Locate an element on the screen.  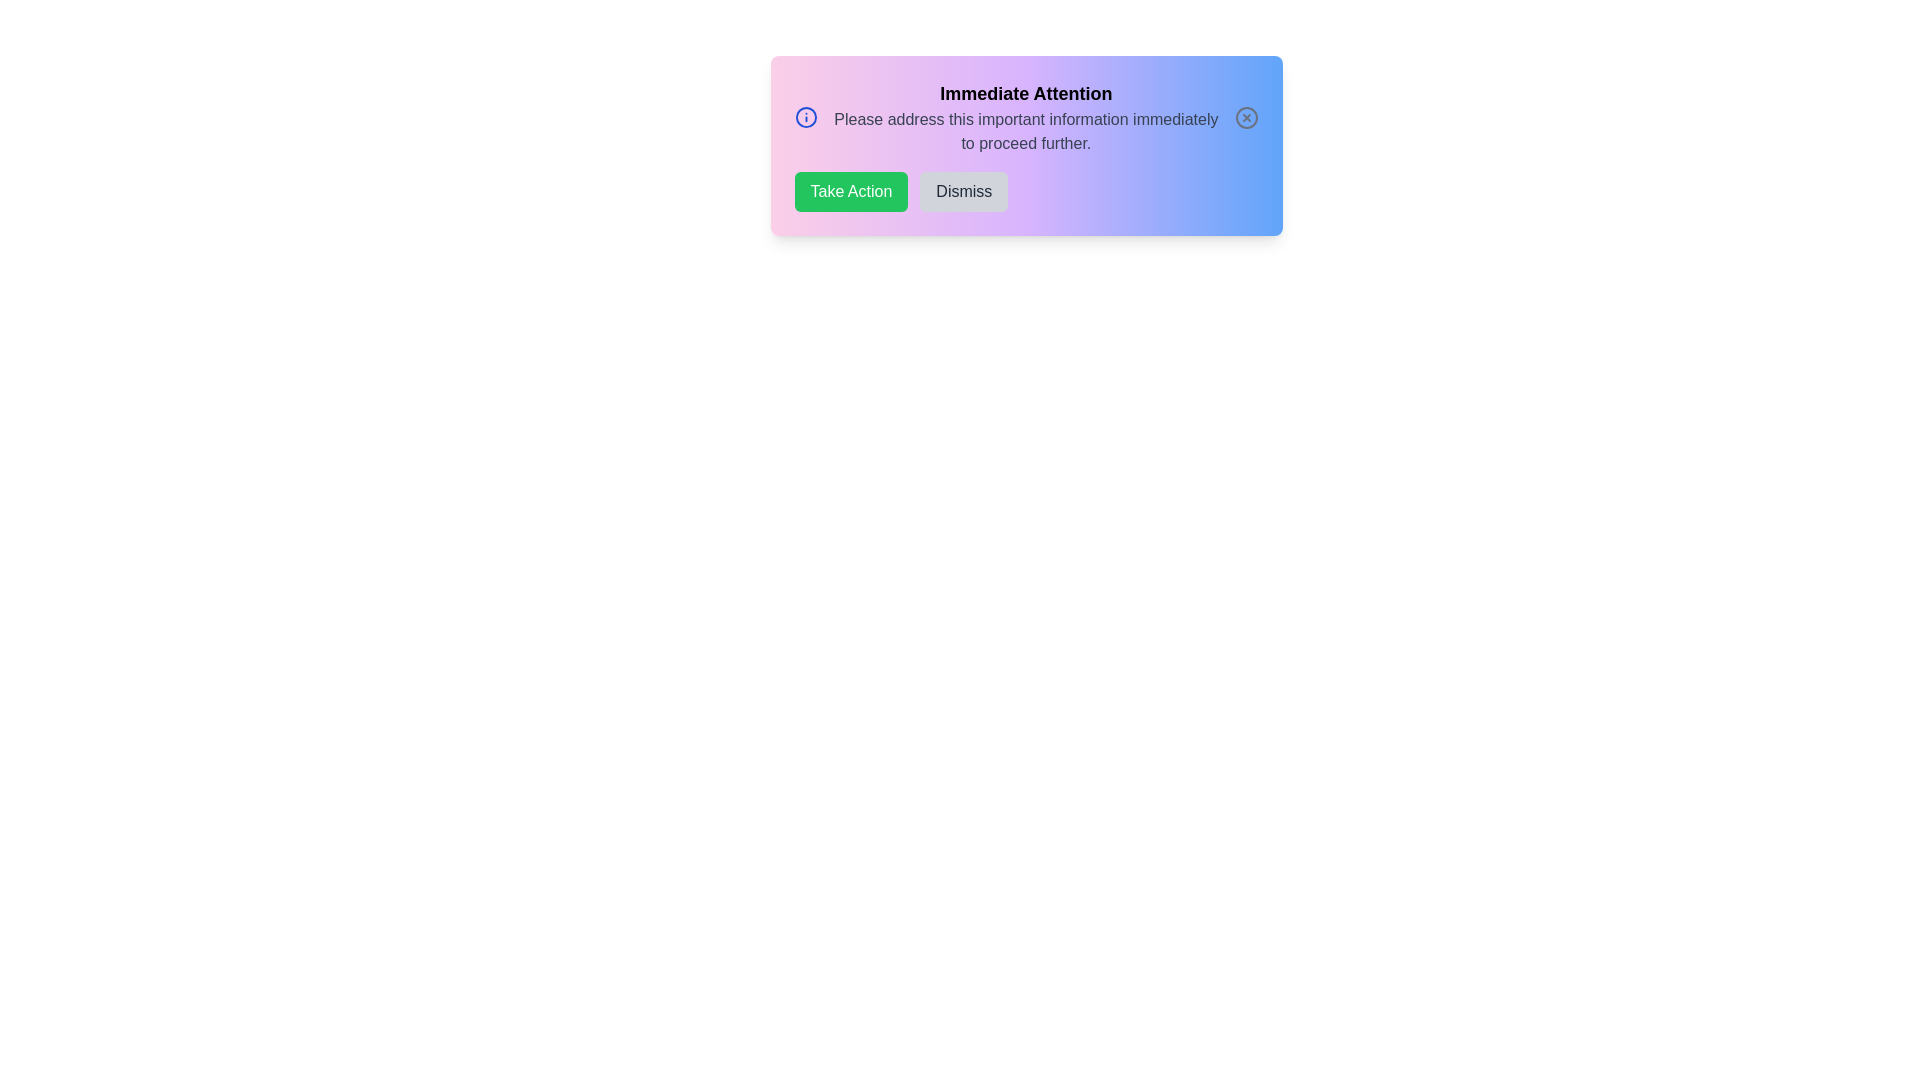
the informational icon to inspect its details is located at coordinates (806, 118).